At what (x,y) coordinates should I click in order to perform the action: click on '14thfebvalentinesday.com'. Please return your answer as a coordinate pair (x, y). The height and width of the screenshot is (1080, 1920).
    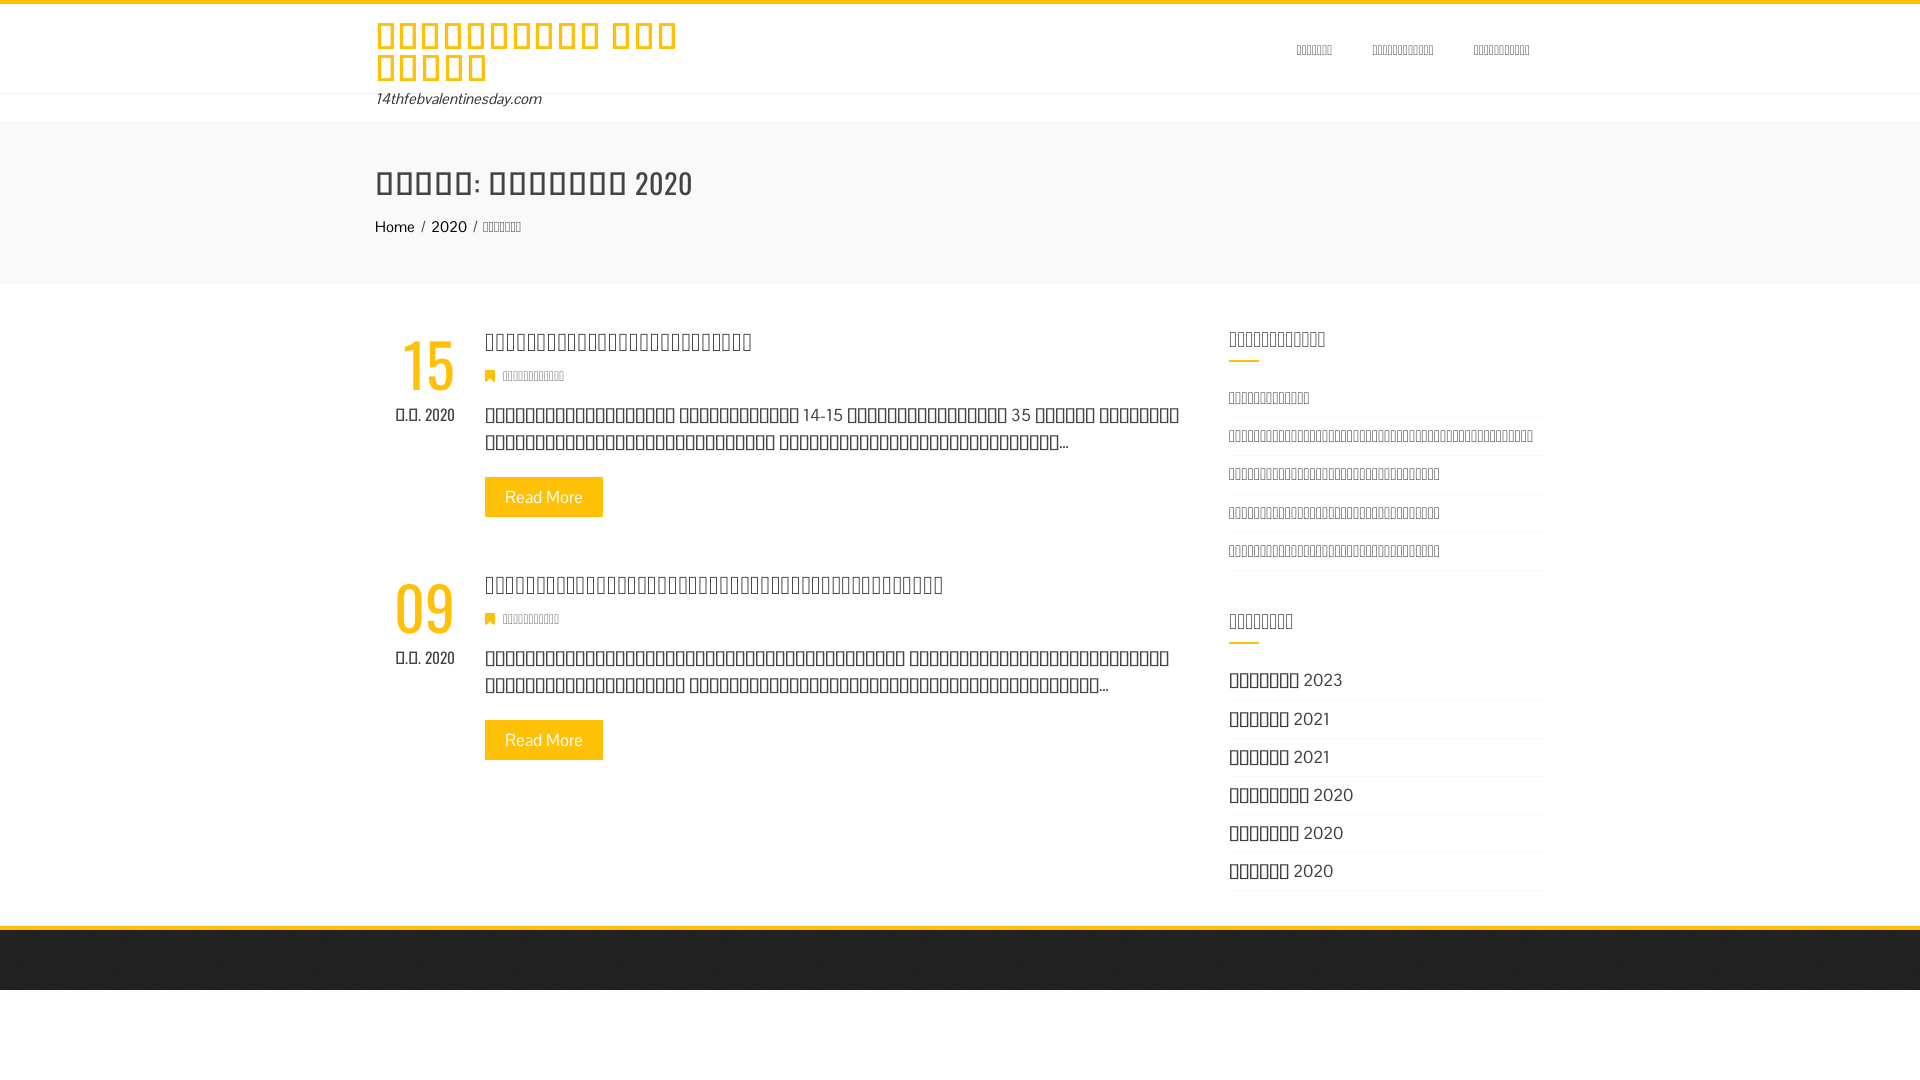
    Looking at the image, I should click on (456, 98).